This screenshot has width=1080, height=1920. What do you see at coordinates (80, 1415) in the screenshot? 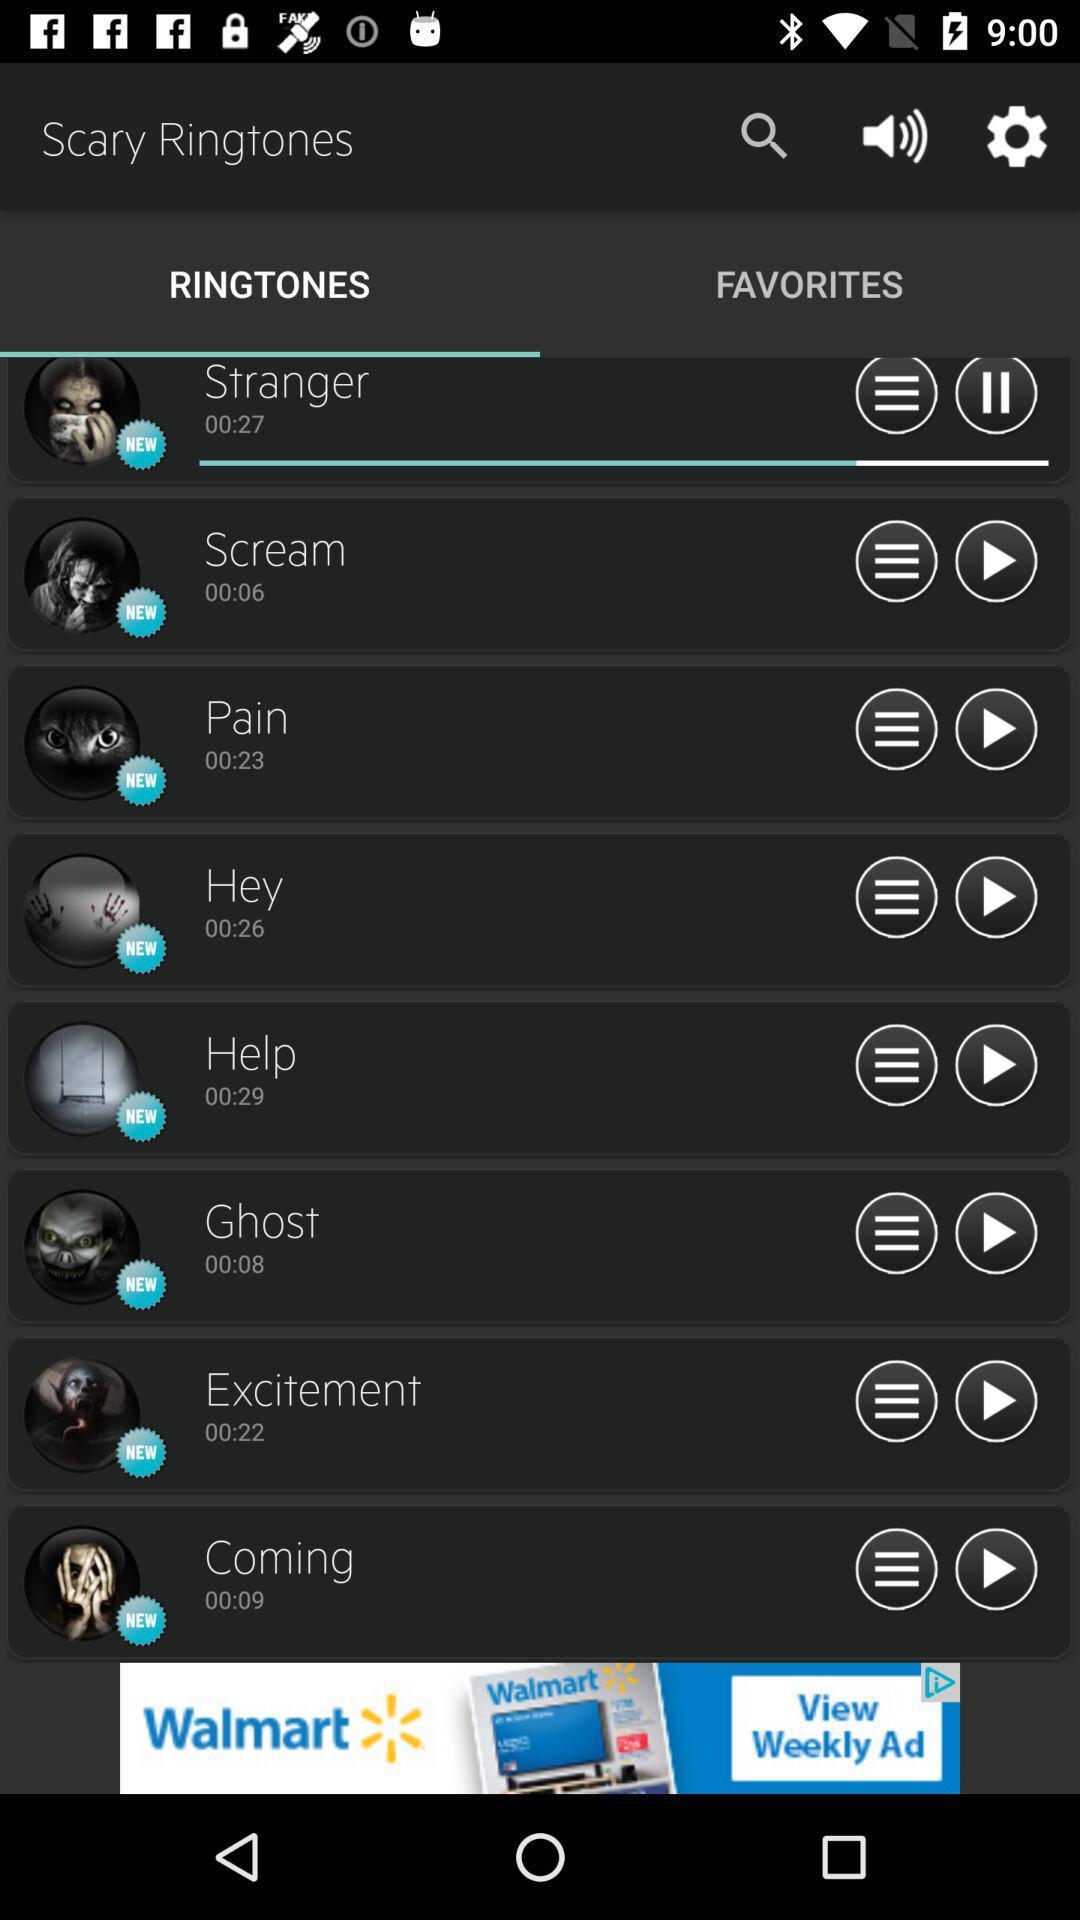
I see `profile picture` at bounding box center [80, 1415].